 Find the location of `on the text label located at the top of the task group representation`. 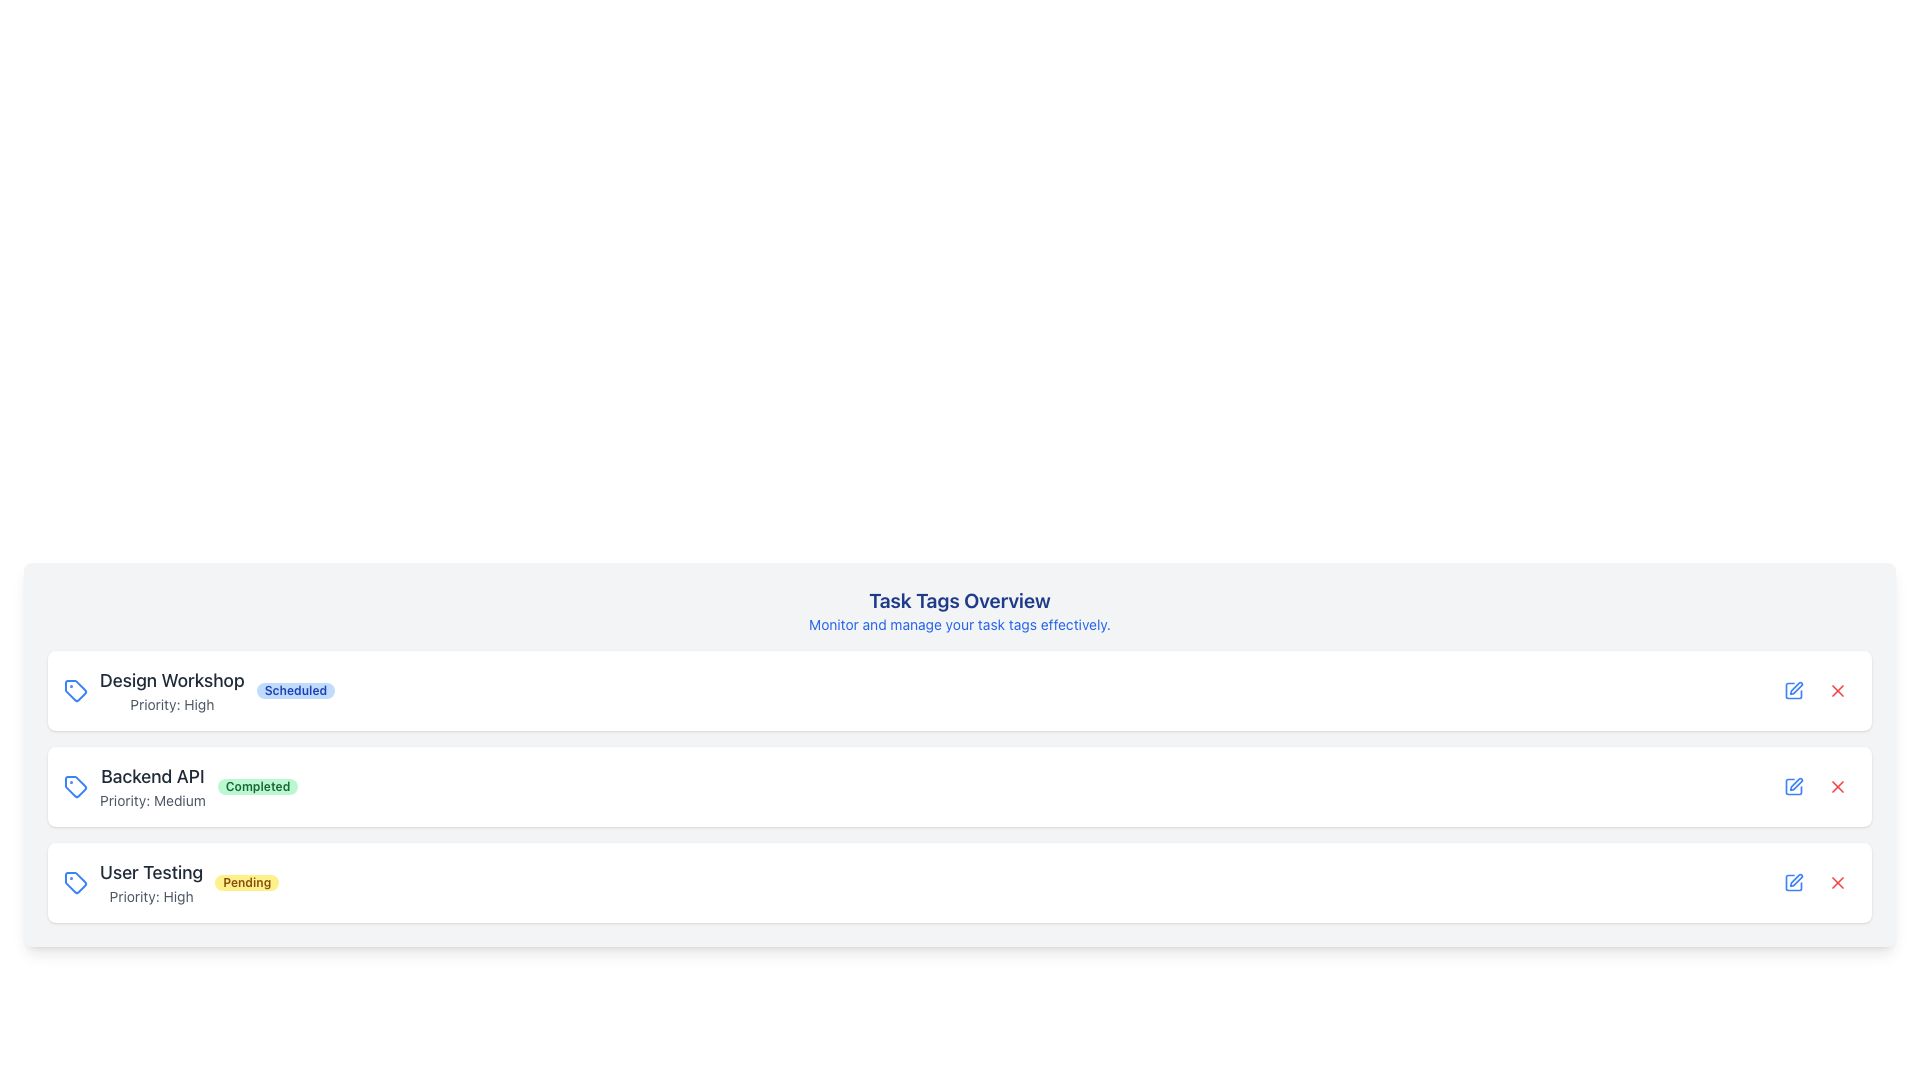

on the text label located at the top of the task group representation is located at coordinates (172, 680).